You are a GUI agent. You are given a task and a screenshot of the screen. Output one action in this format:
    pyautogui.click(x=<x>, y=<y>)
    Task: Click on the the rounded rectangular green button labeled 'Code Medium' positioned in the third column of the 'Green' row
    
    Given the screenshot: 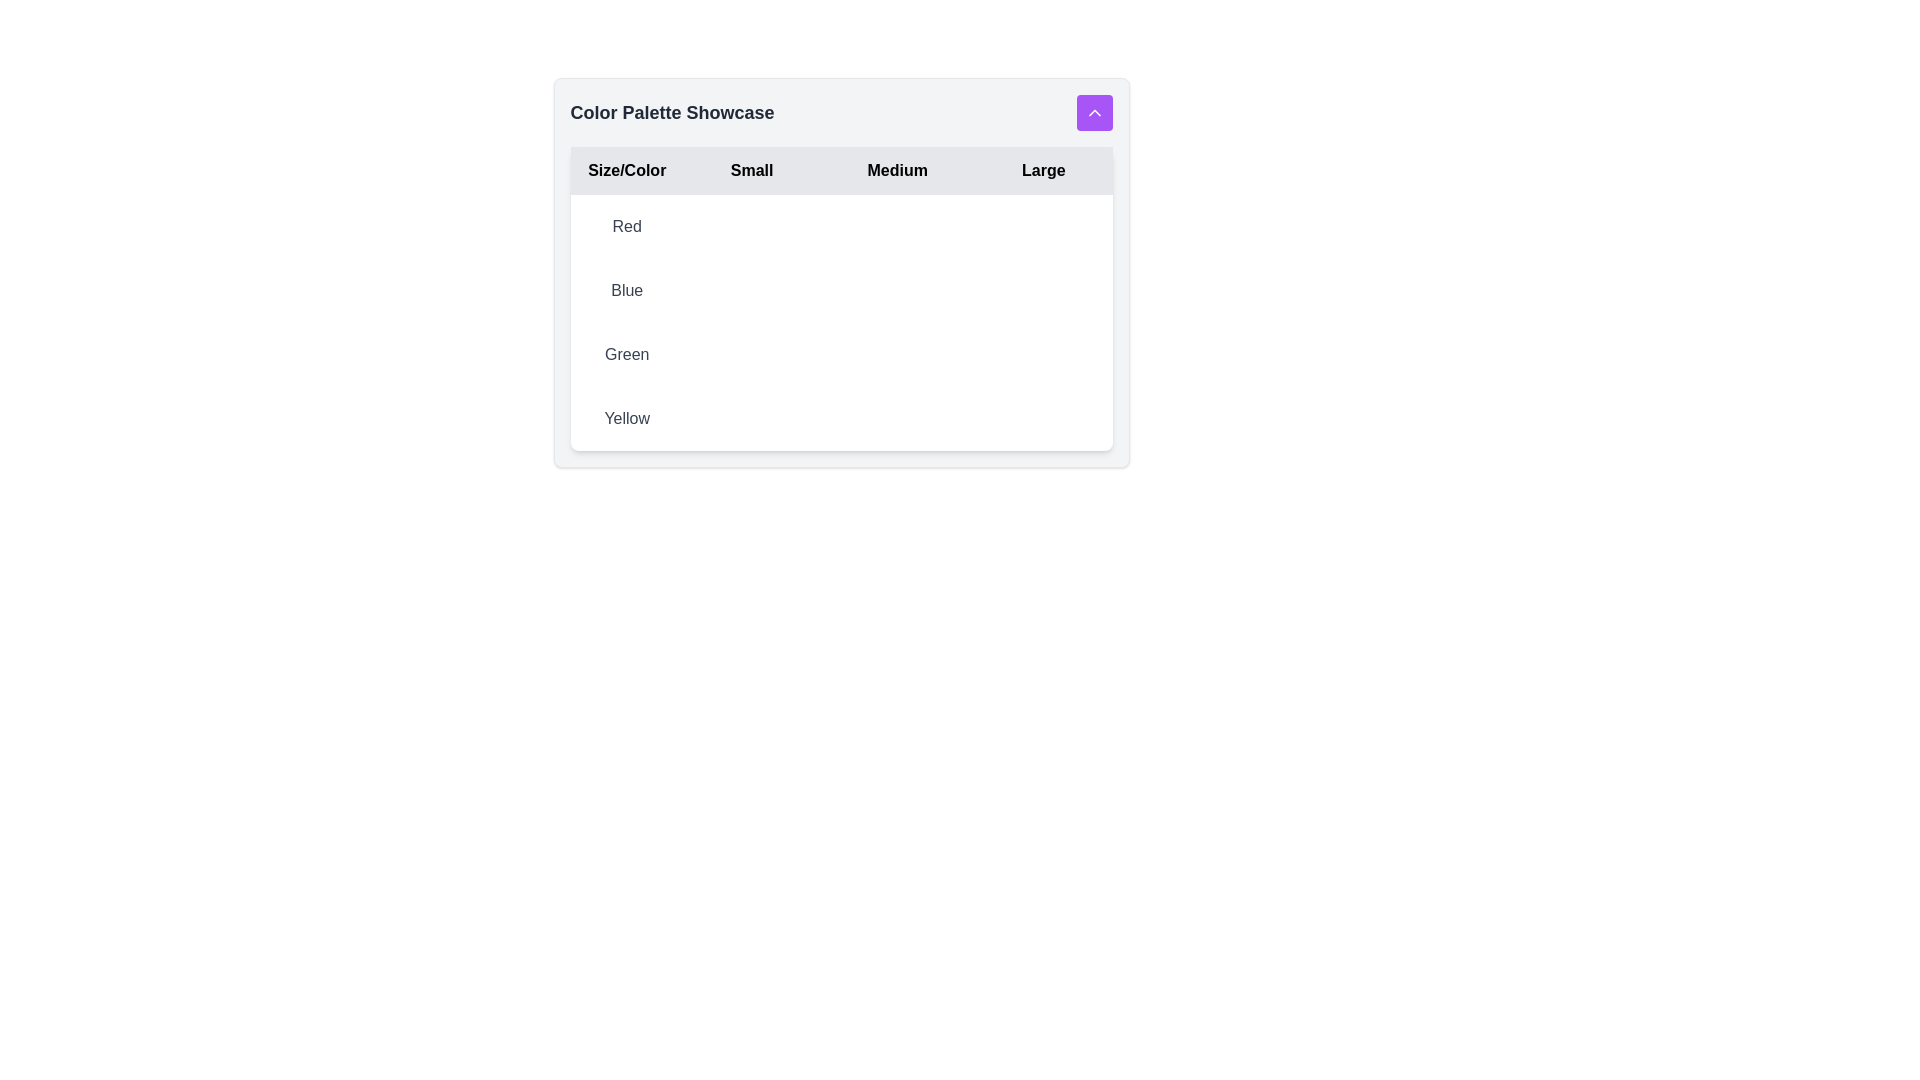 What is the action you would take?
    pyautogui.click(x=896, y=353)
    